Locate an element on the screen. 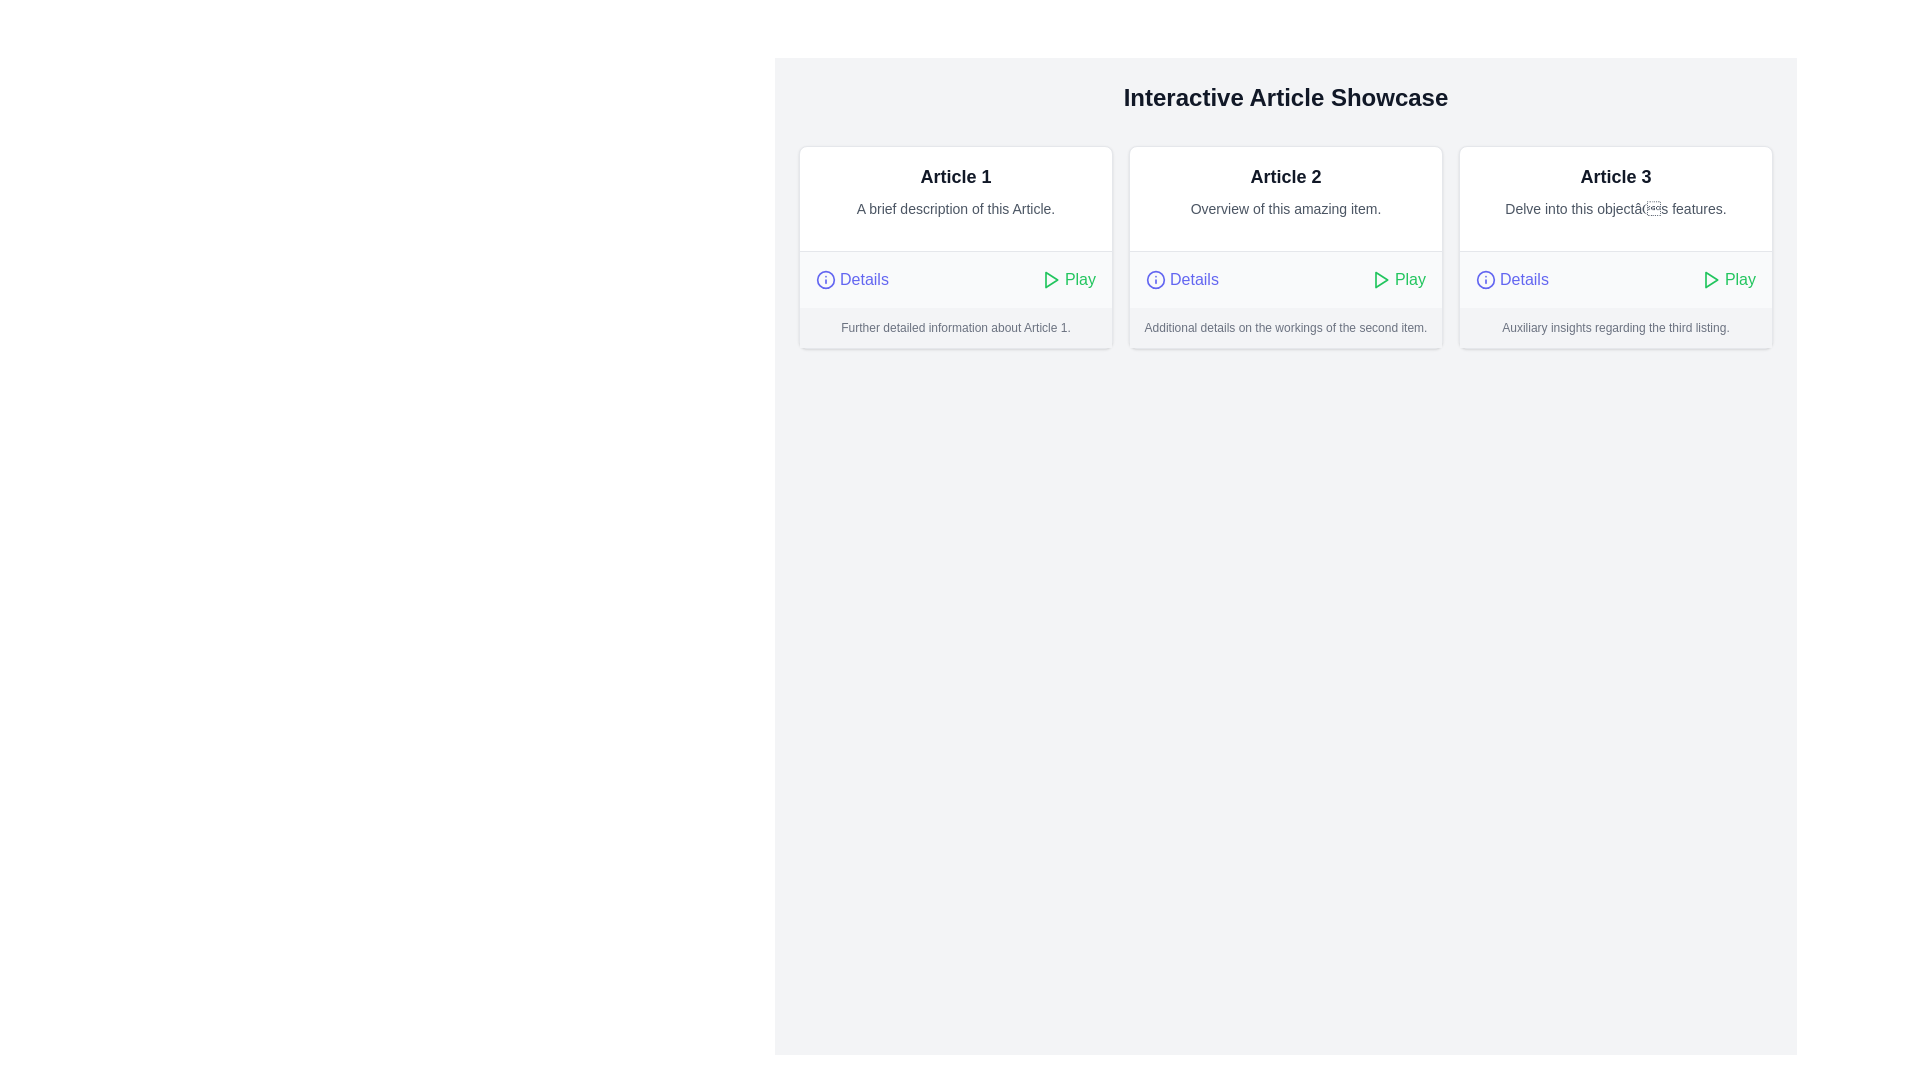  the 'Play' button, which features green text and a play icon, located in the third column next to the 'Details' button for 'Article 3' is located at coordinates (1727, 280).